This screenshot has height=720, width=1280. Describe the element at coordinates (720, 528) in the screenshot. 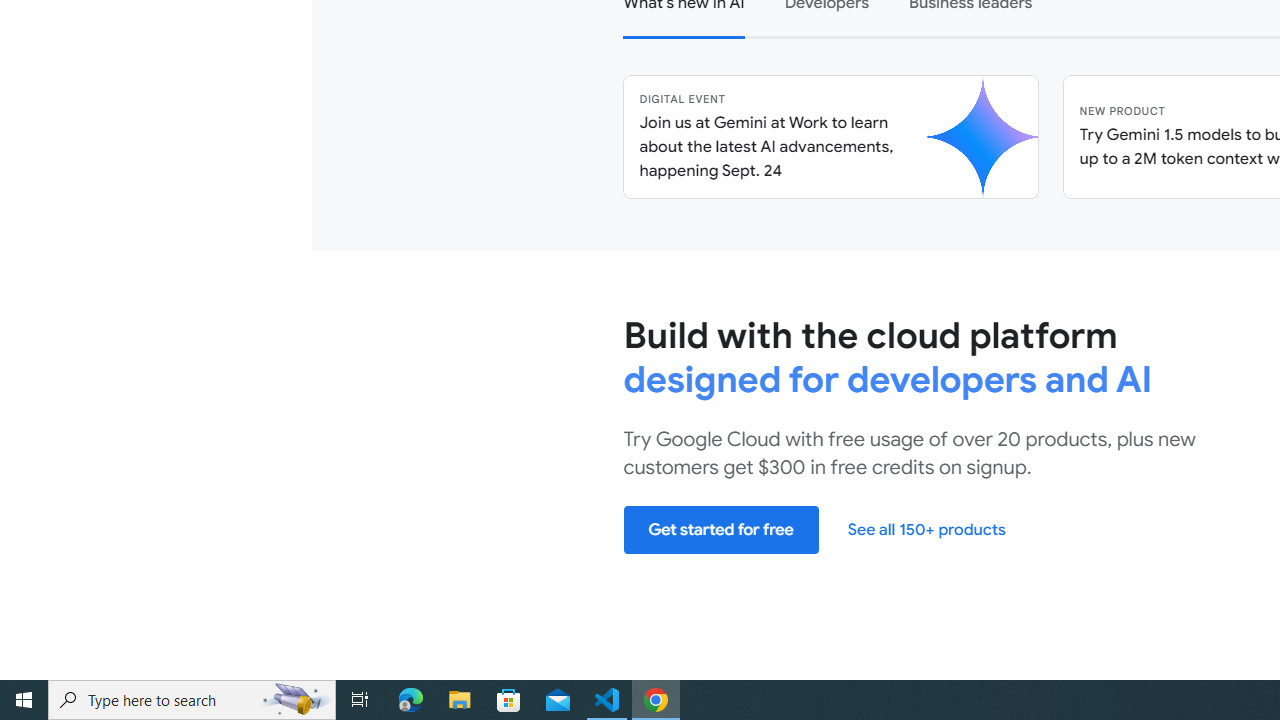

I see `'Get started for free'` at that location.